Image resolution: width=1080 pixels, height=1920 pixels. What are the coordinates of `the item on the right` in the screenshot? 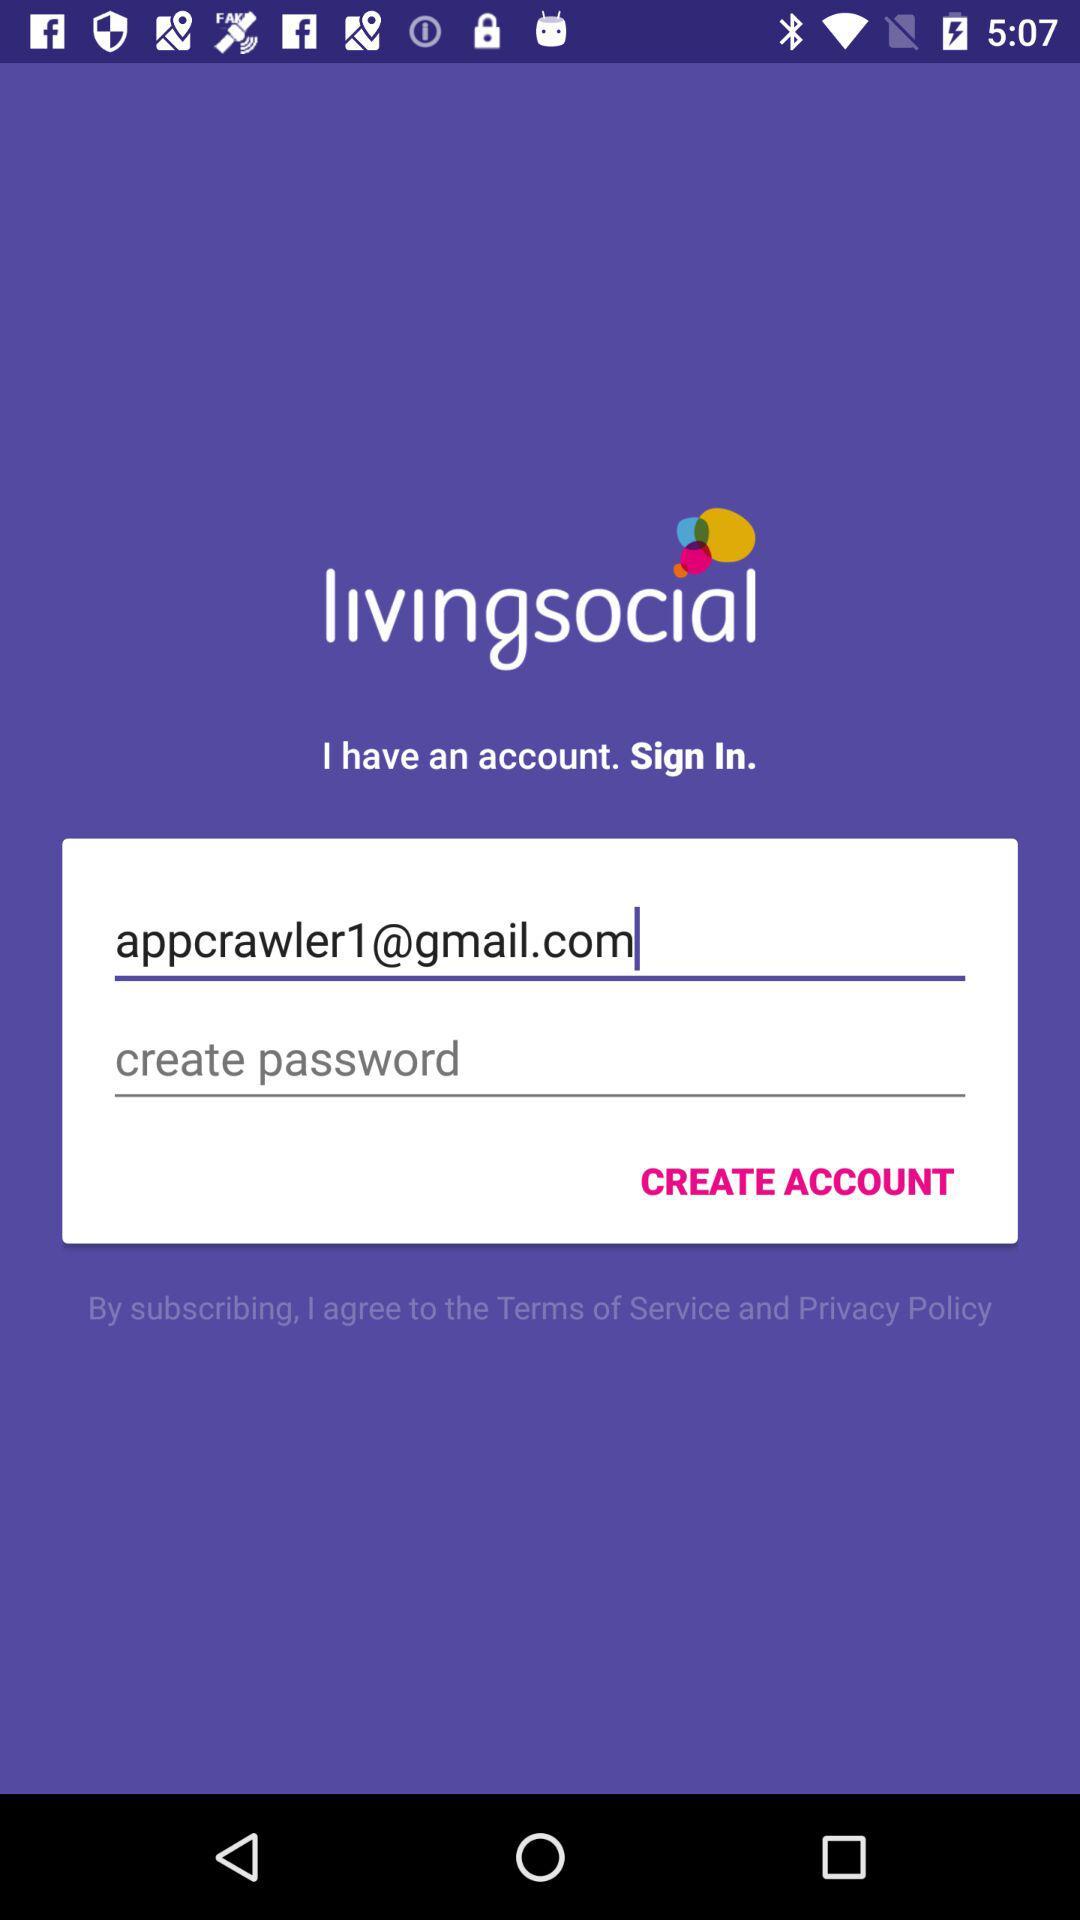 It's located at (796, 1180).